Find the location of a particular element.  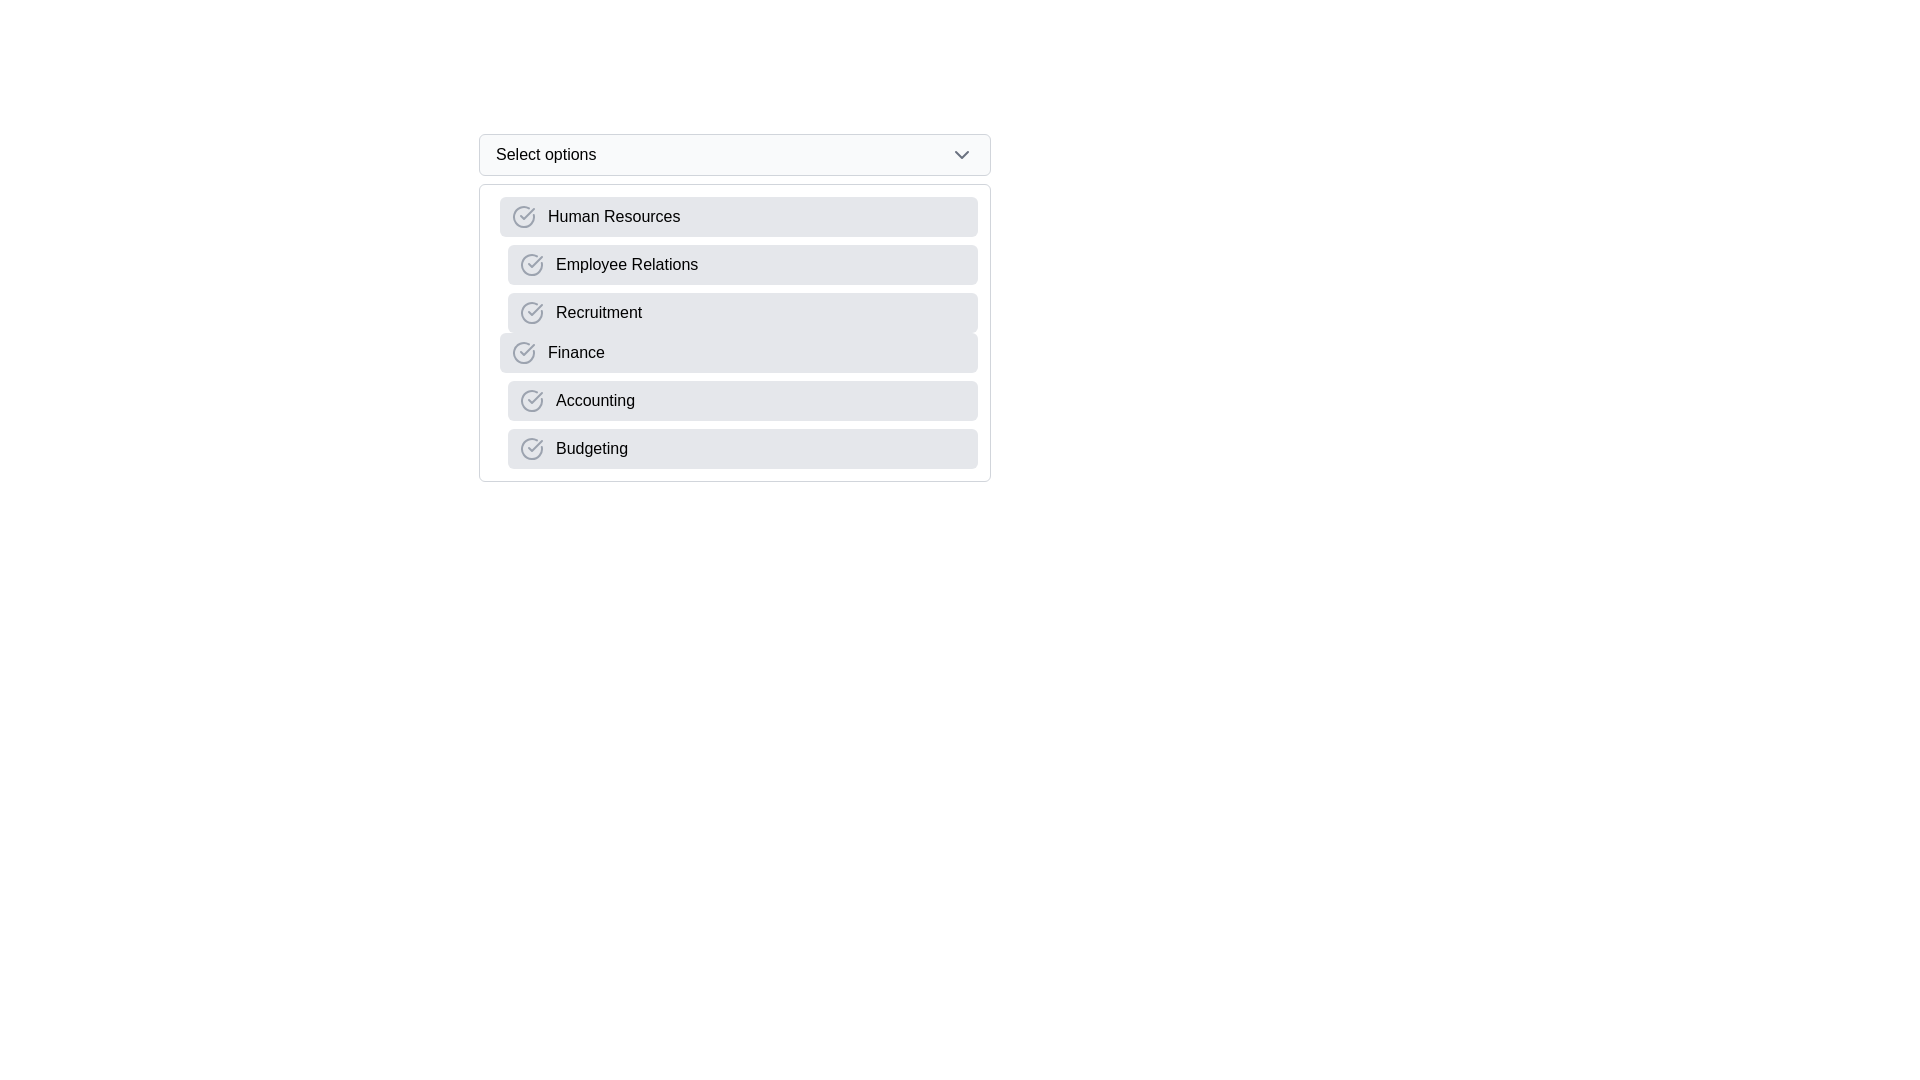

the checkmark inside a circle icon that represents confirmation or selection, located in the middle-right section of the interface is located at coordinates (535, 445).